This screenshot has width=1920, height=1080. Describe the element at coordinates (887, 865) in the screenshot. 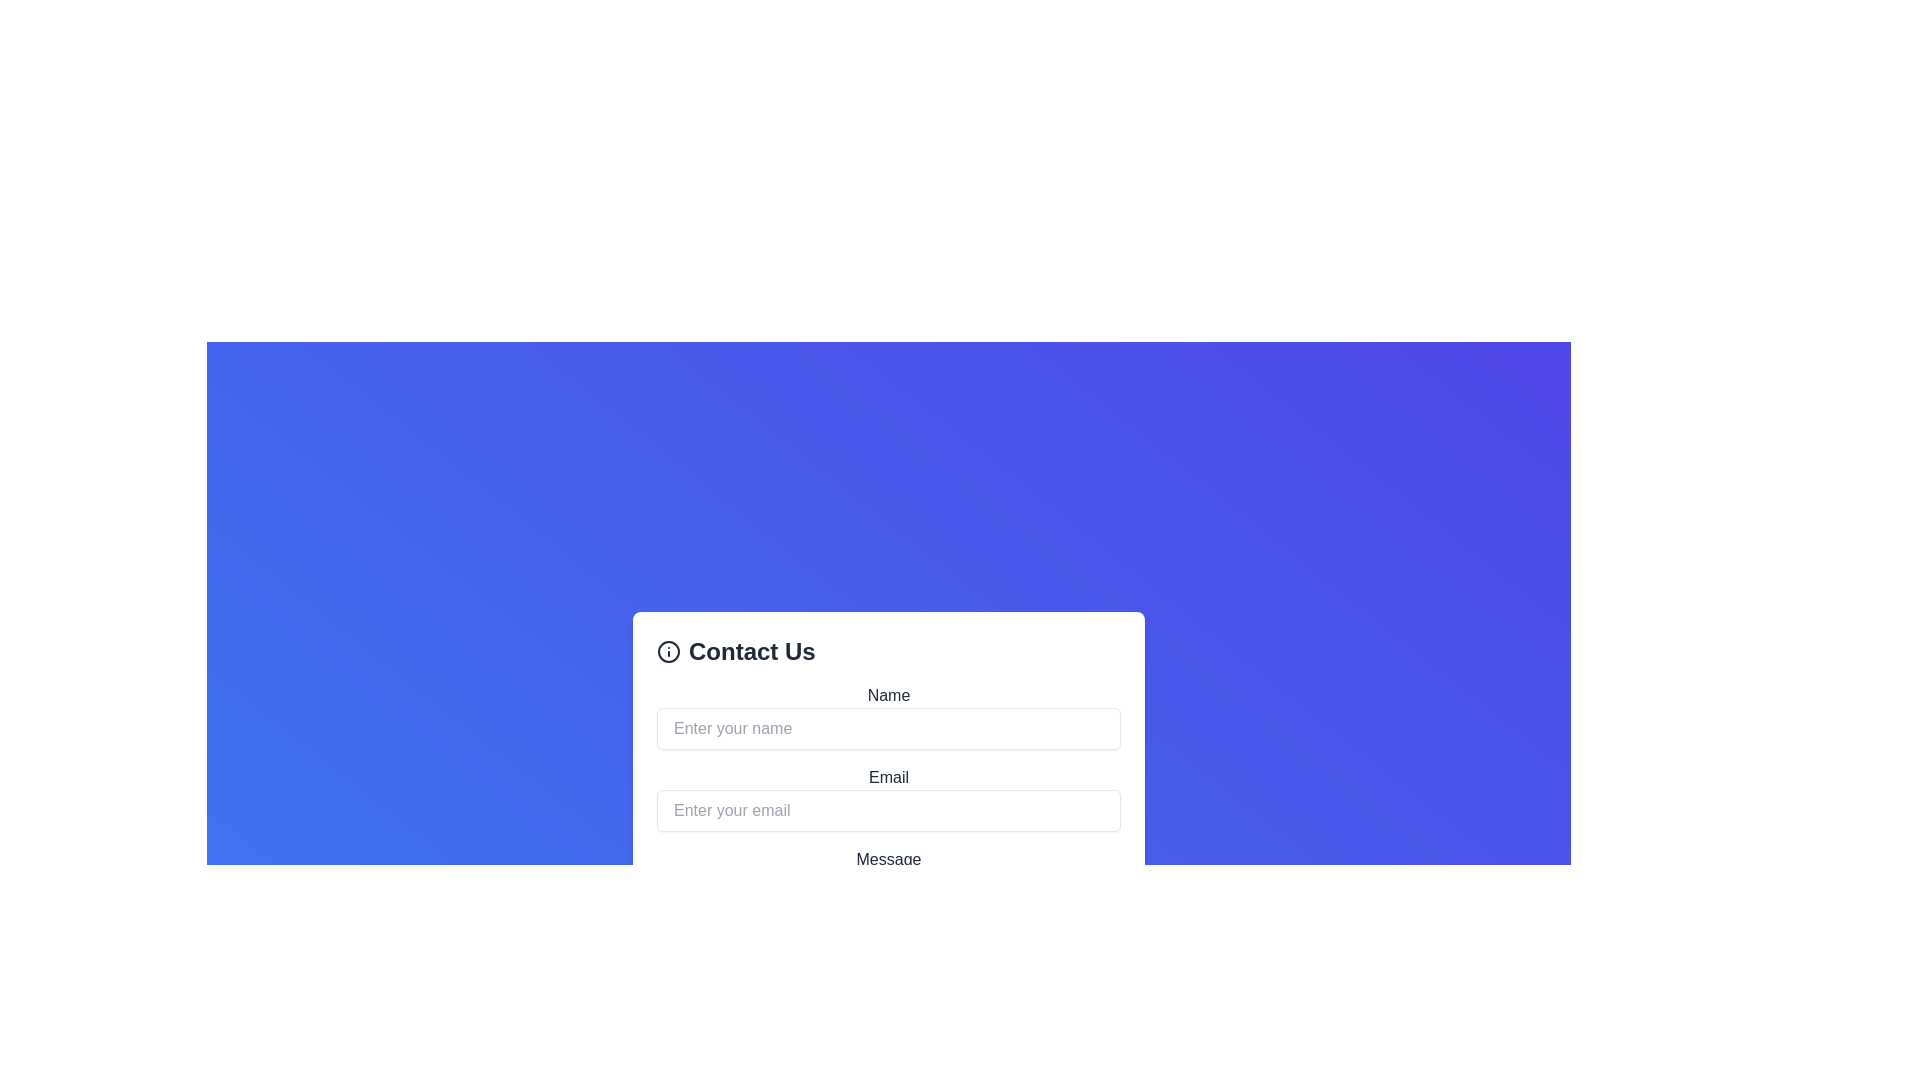

I see `the 'Message' text area in the 'Contact Us' section, which is the third major input field for entering a message` at that location.